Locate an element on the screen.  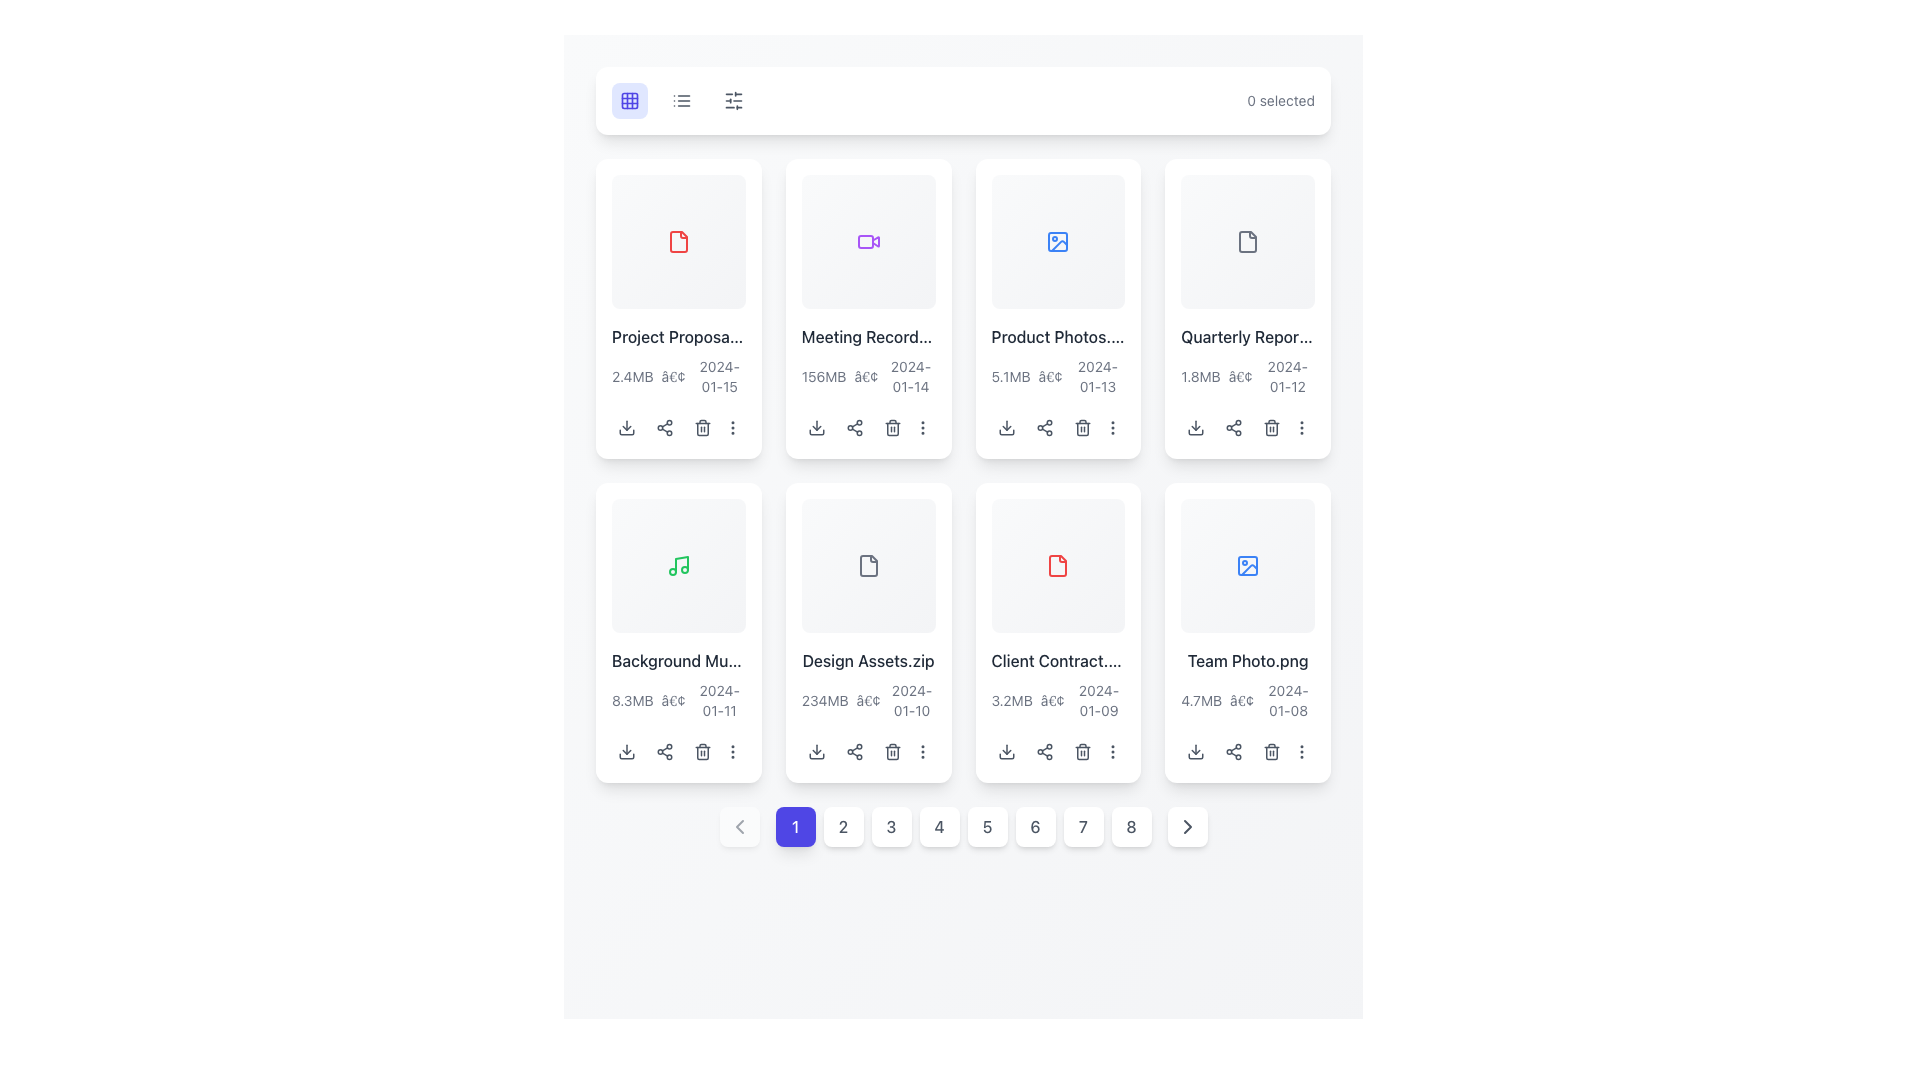
the leftmost icon in the toolbar that resembles horizontal sliders to trigger a tooltip if available is located at coordinates (733, 100).